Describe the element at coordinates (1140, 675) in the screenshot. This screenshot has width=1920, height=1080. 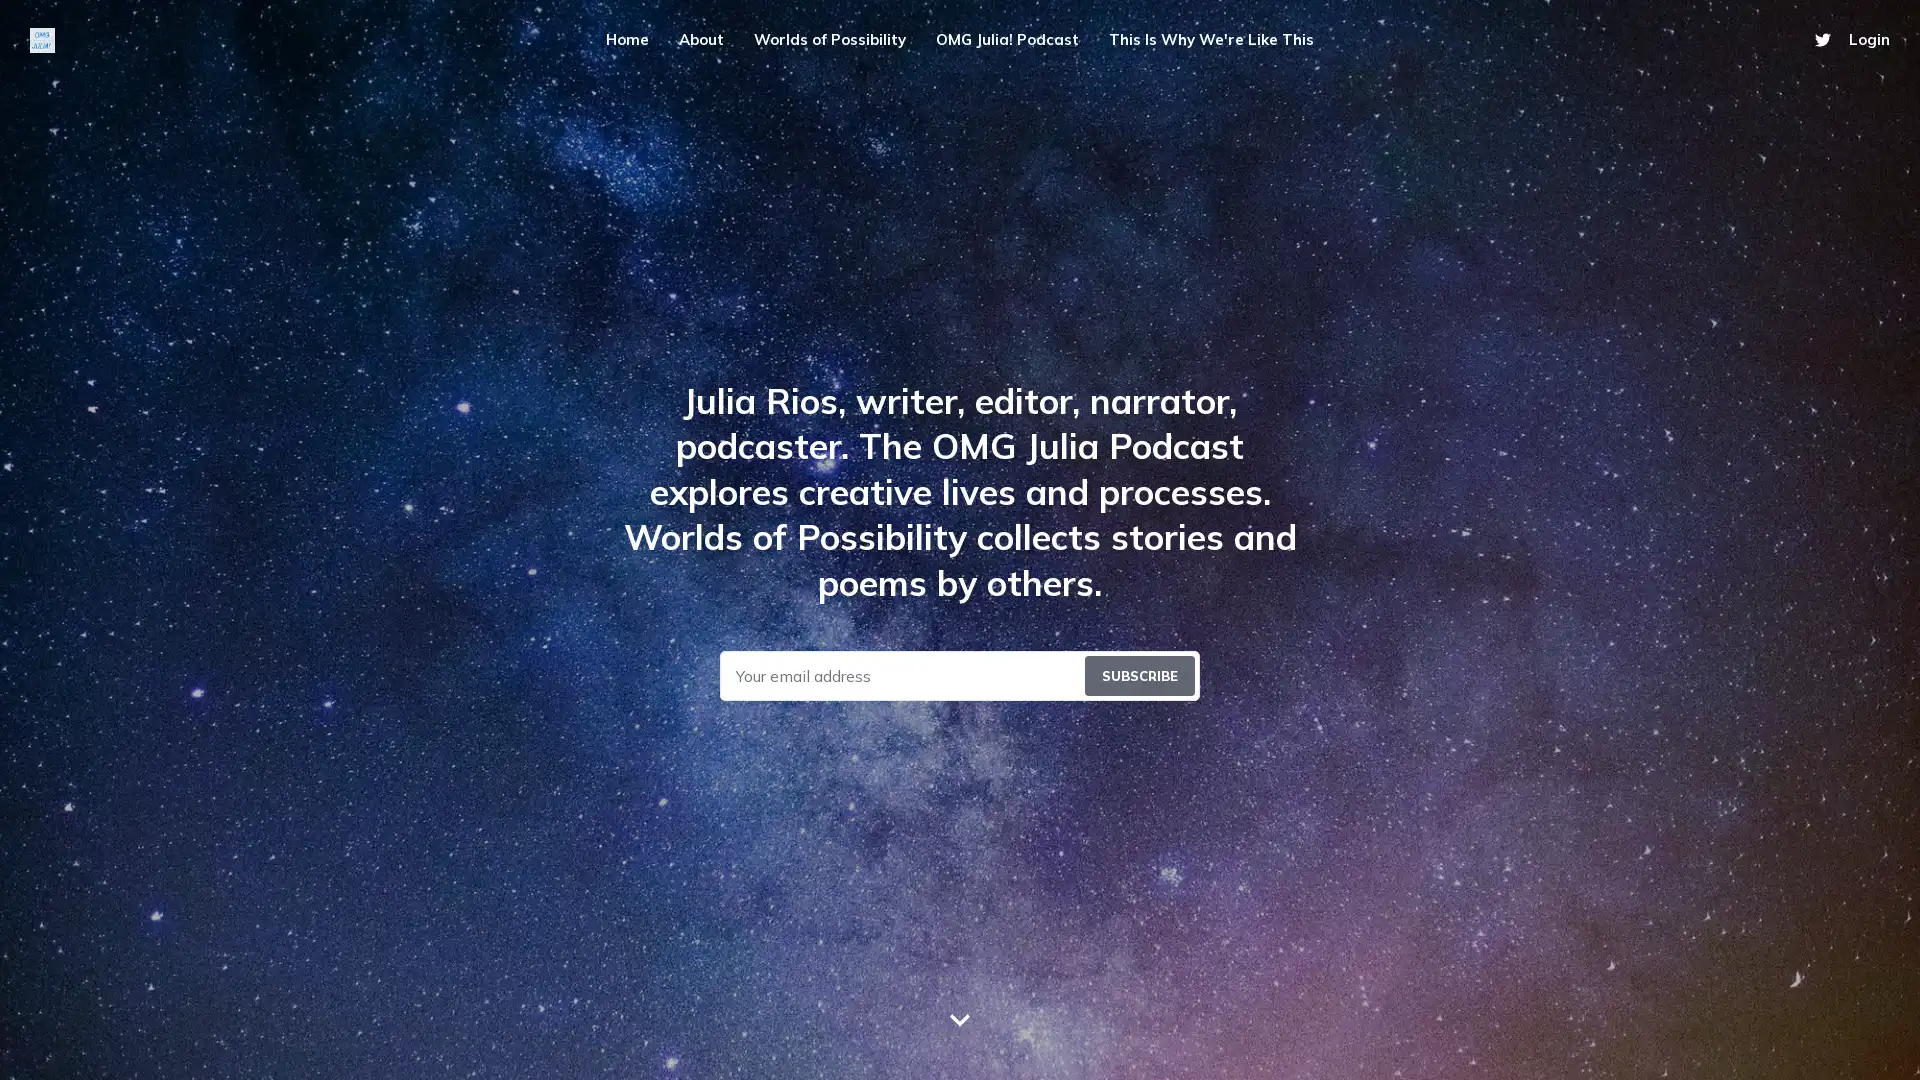
I see `Submit` at that location.